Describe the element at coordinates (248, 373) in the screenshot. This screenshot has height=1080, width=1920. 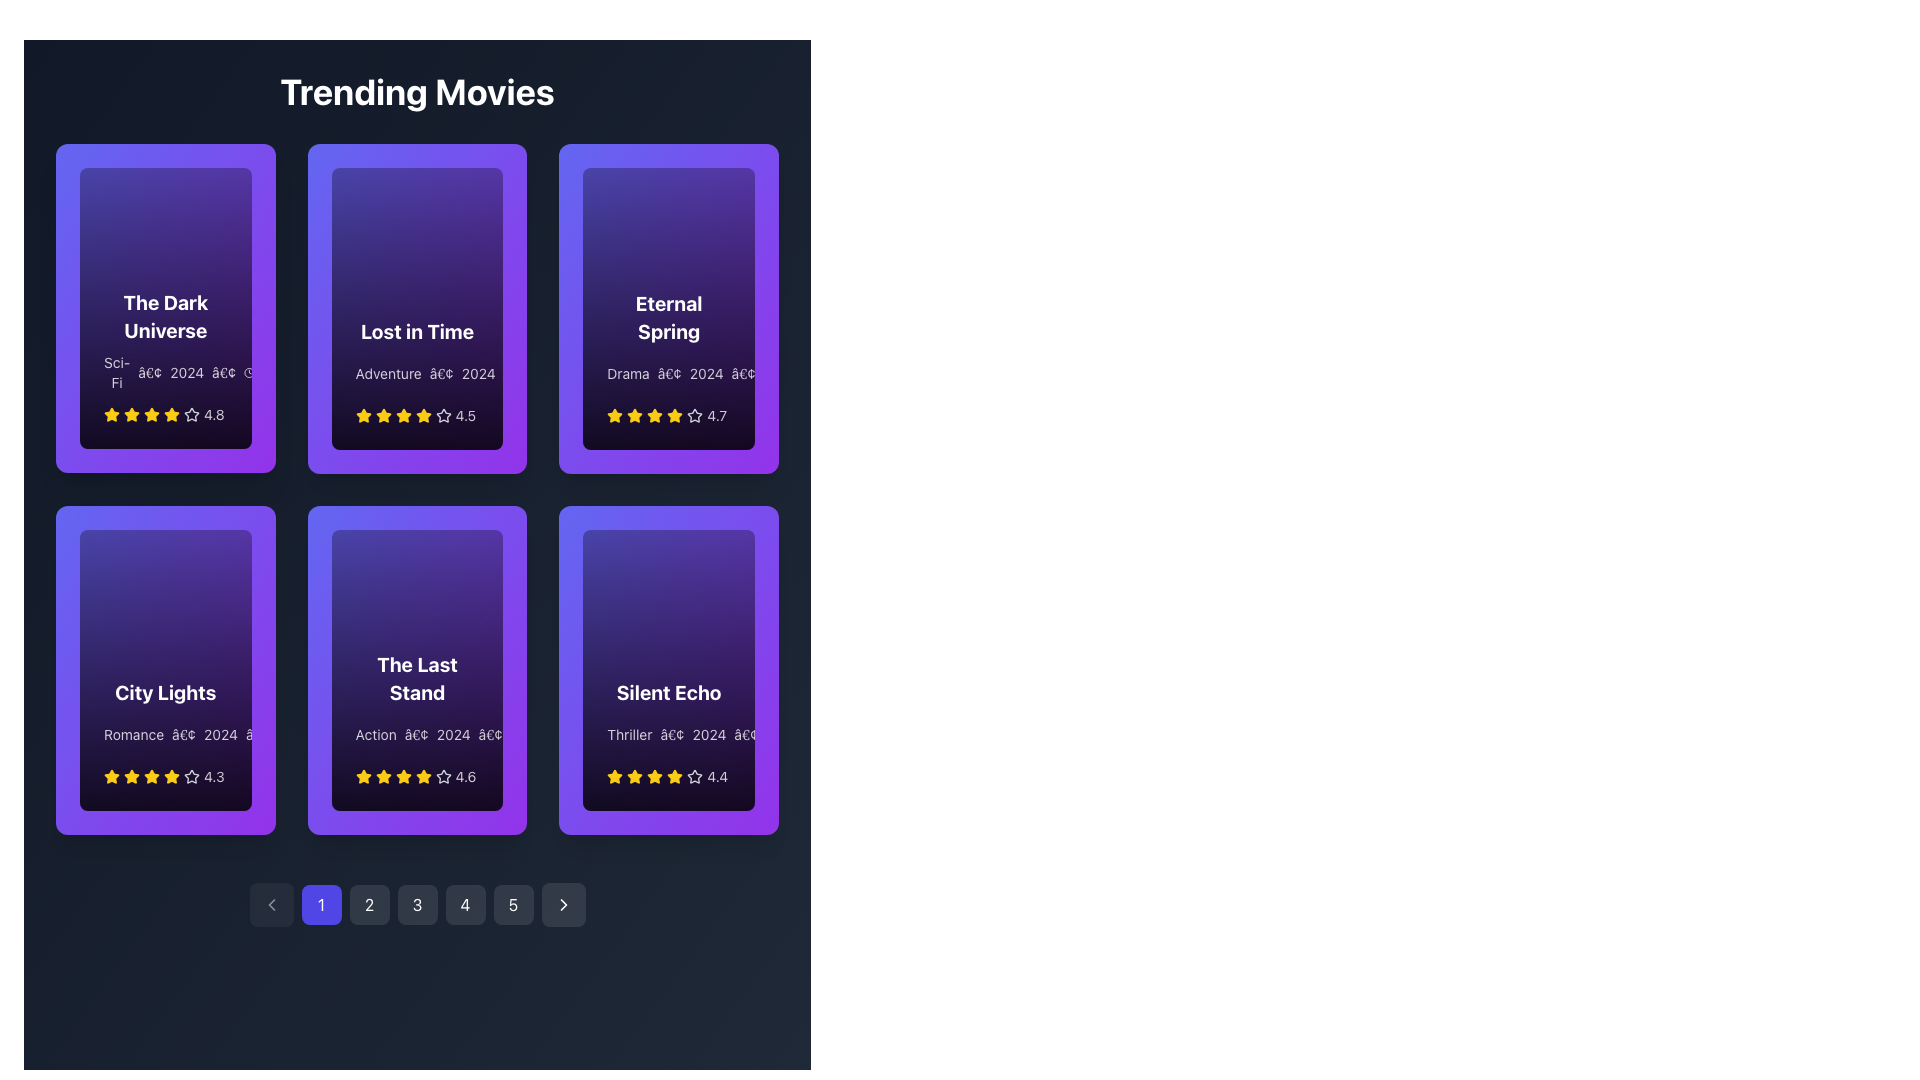
I see `the decorative SVG circle that is part of the clock icon design, located near the title of the movie 'The Dark Universe' in the top-left movie card` at that location.